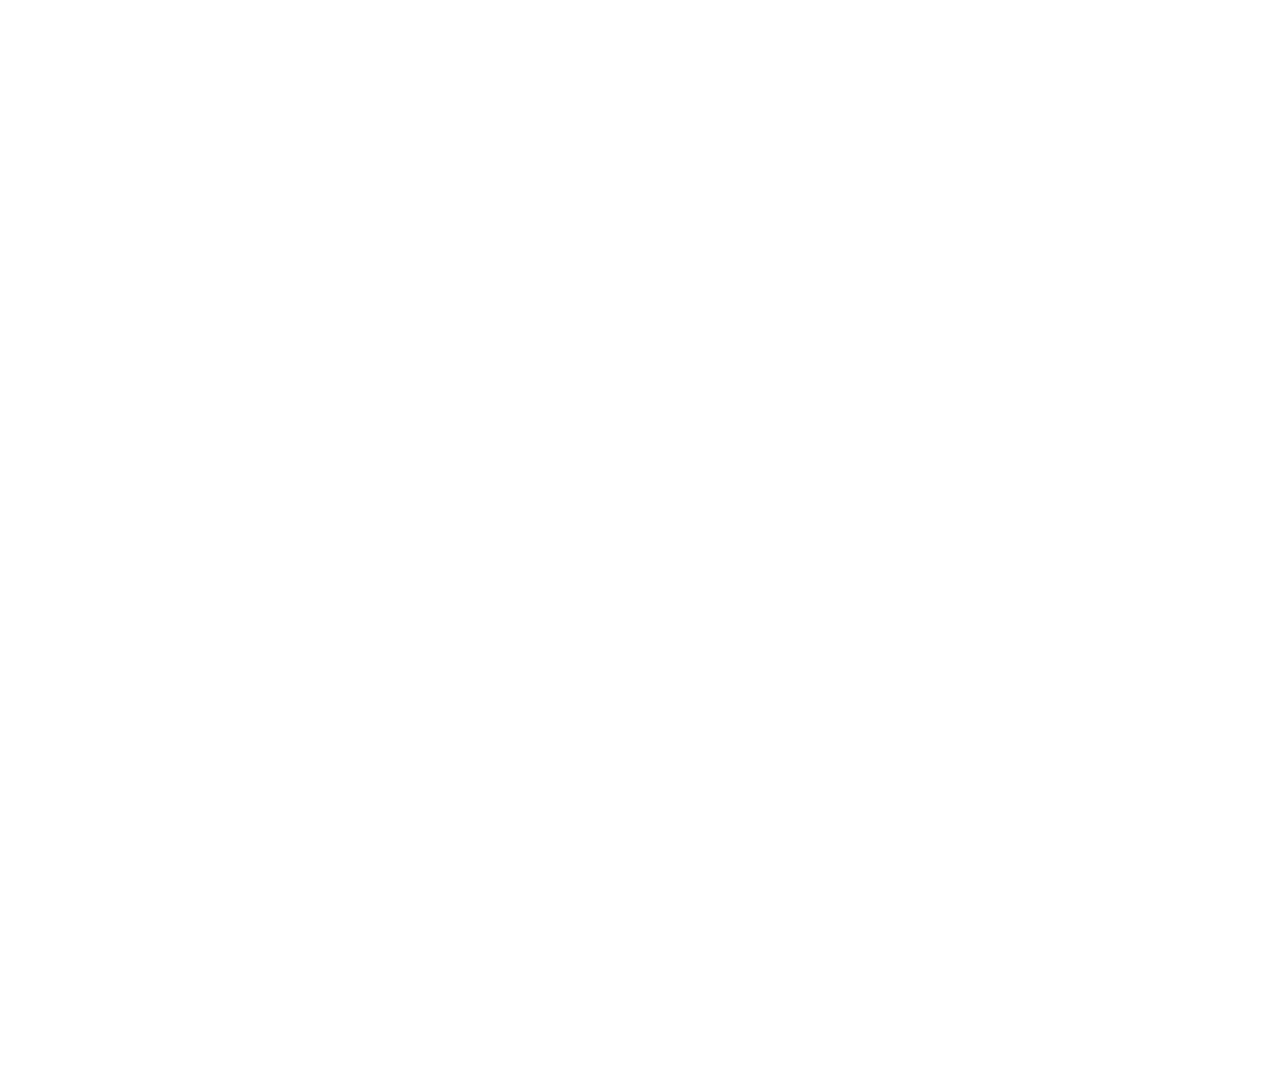  What do you see at coordinates (777, 310) in the screenshot?
I see `'Food Pantry'` at bounding box center [777, 310].